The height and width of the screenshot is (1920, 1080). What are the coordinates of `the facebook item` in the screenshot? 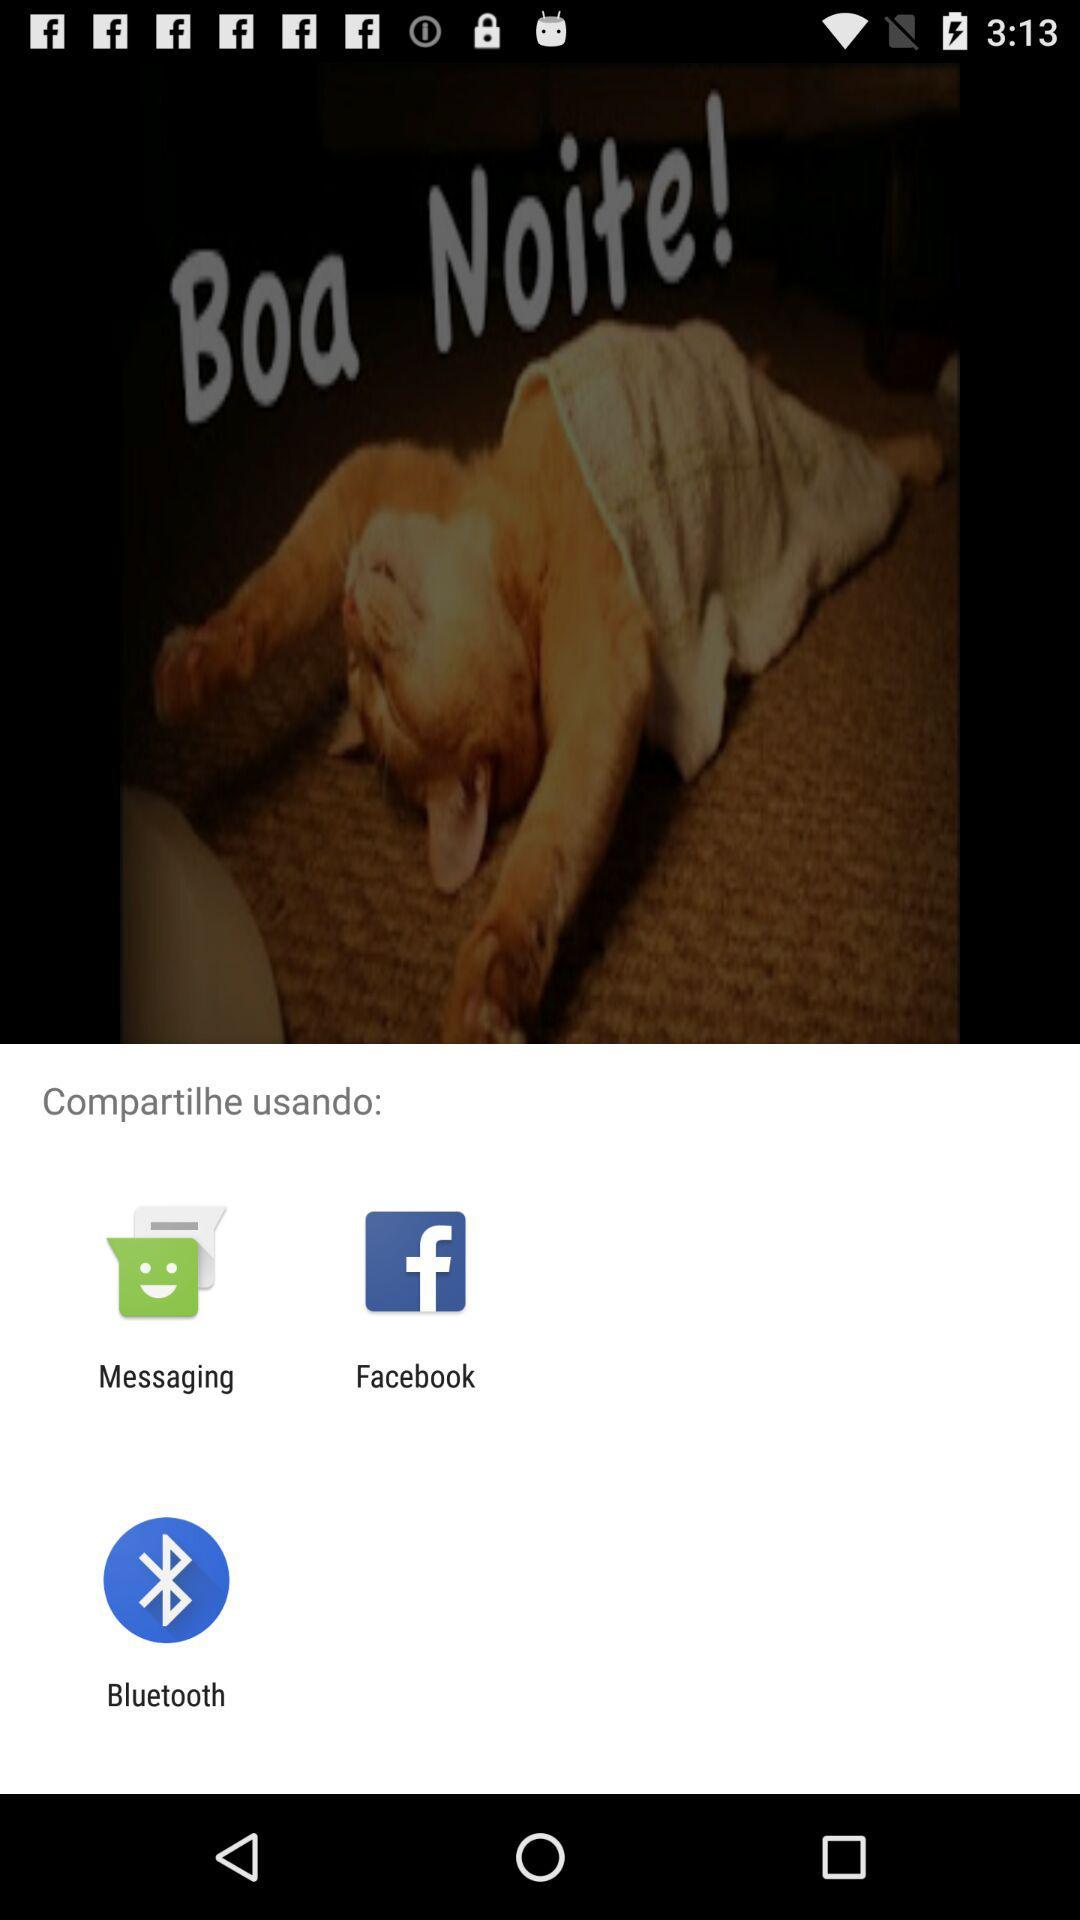 It's located at (414, 1392).